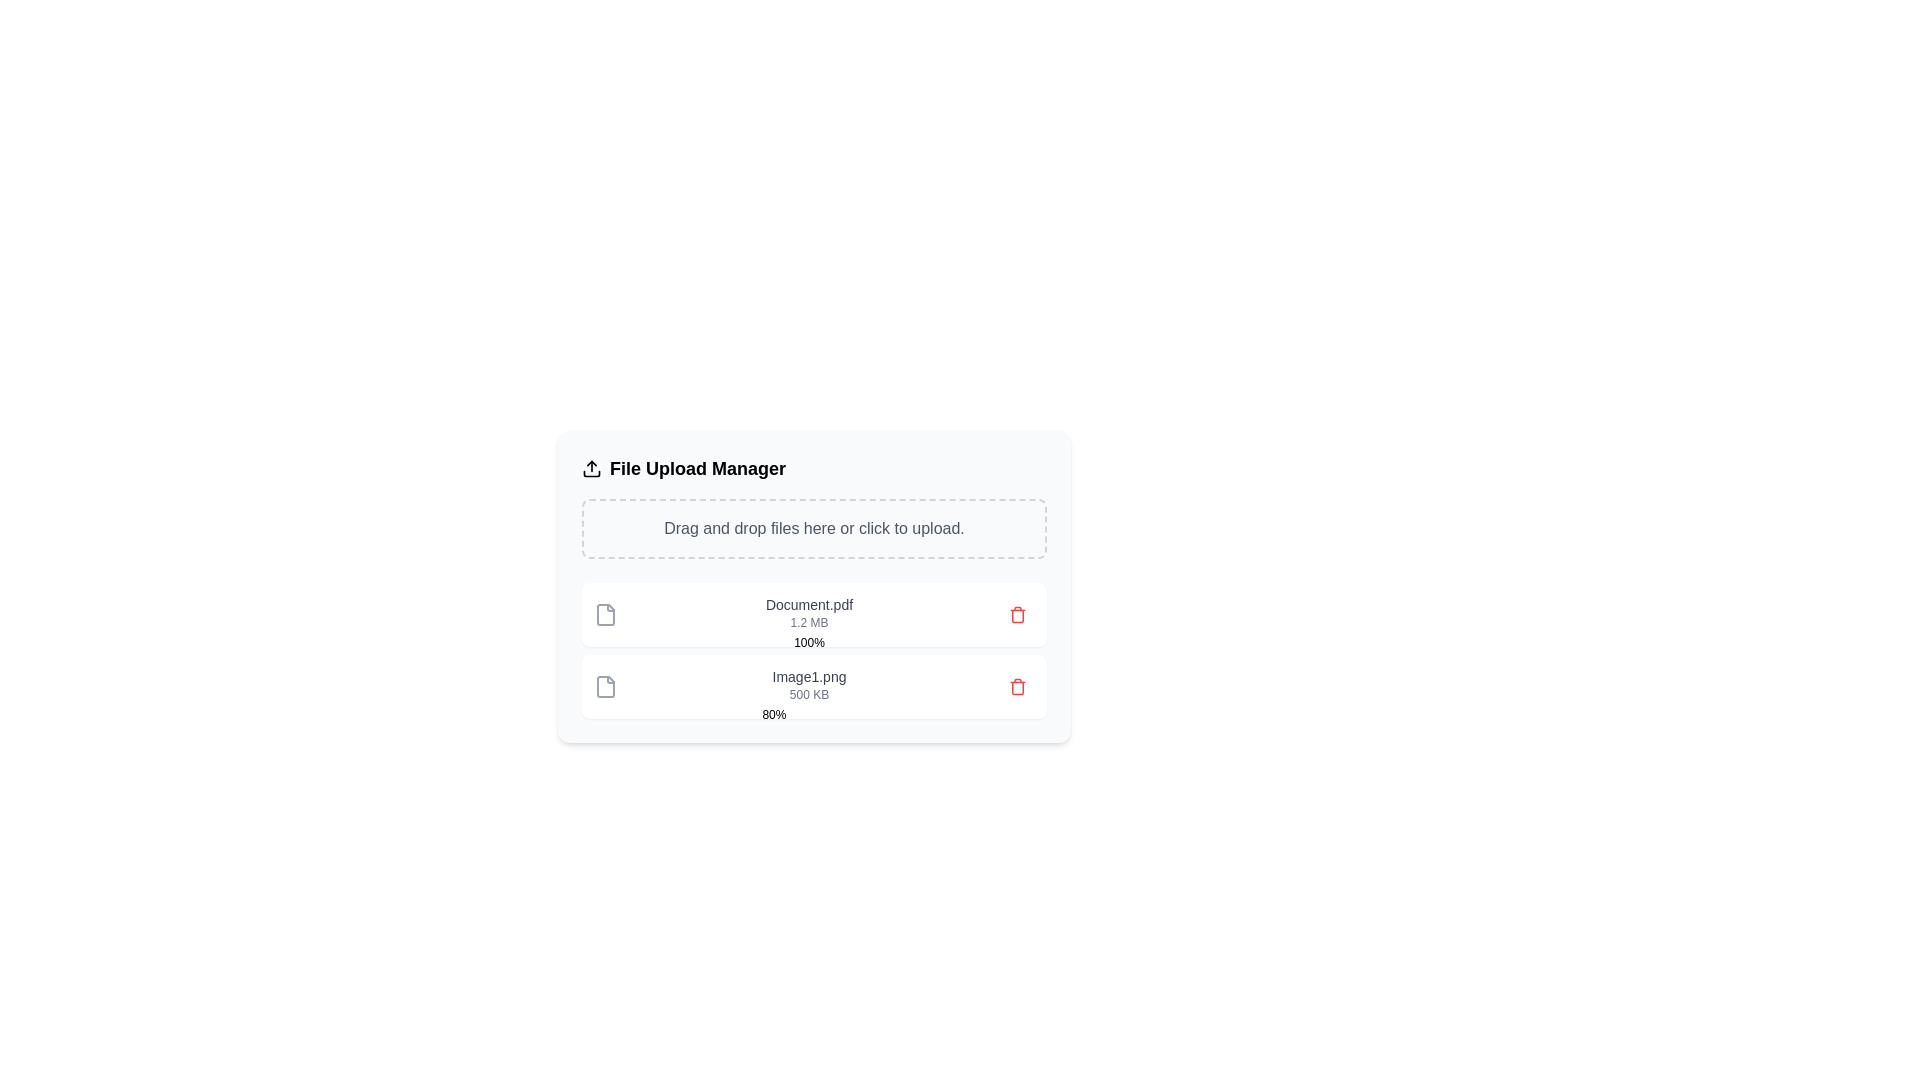  Describe the element at coordinates (1017, 613) in the screenshot. I see `the delete icon button located to the right of the associated file item row in the file upload manager interface` at that location.